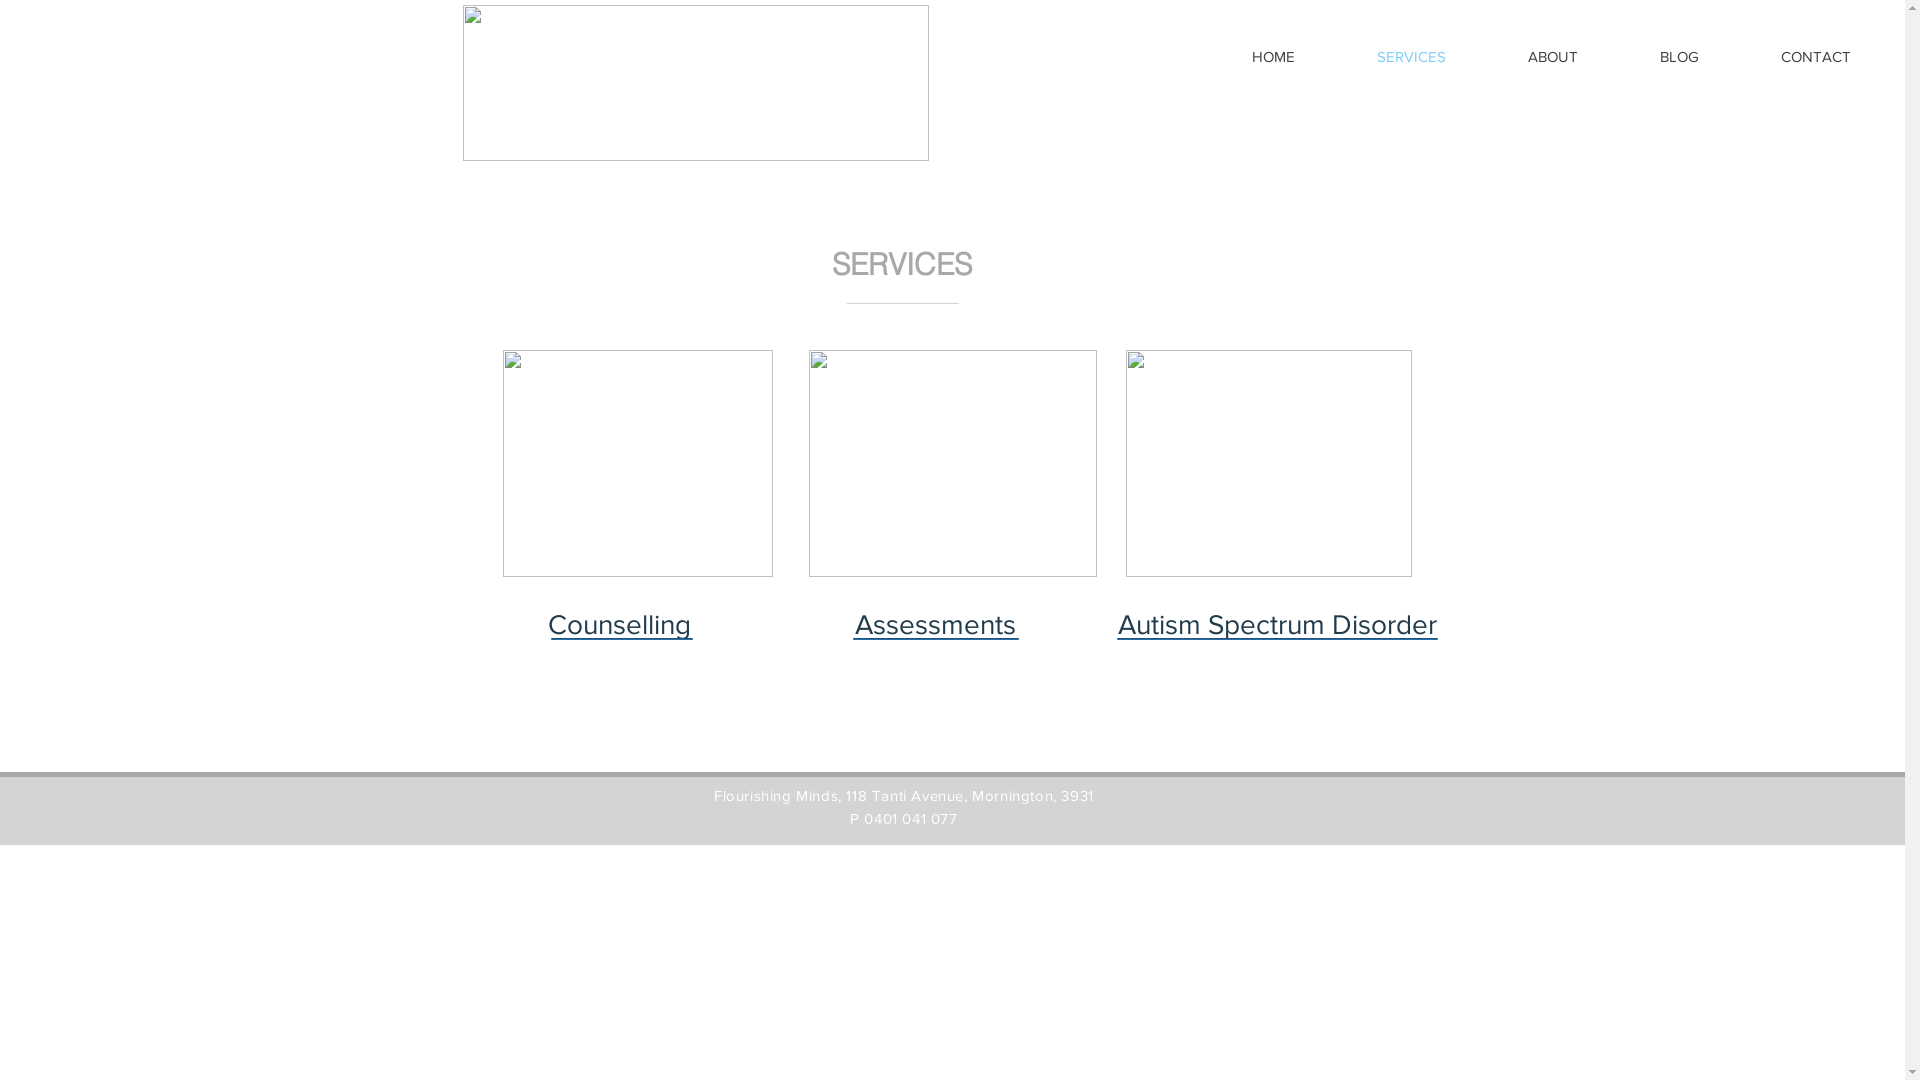  I want to click on 'ABOUT', so click(1552, 55).